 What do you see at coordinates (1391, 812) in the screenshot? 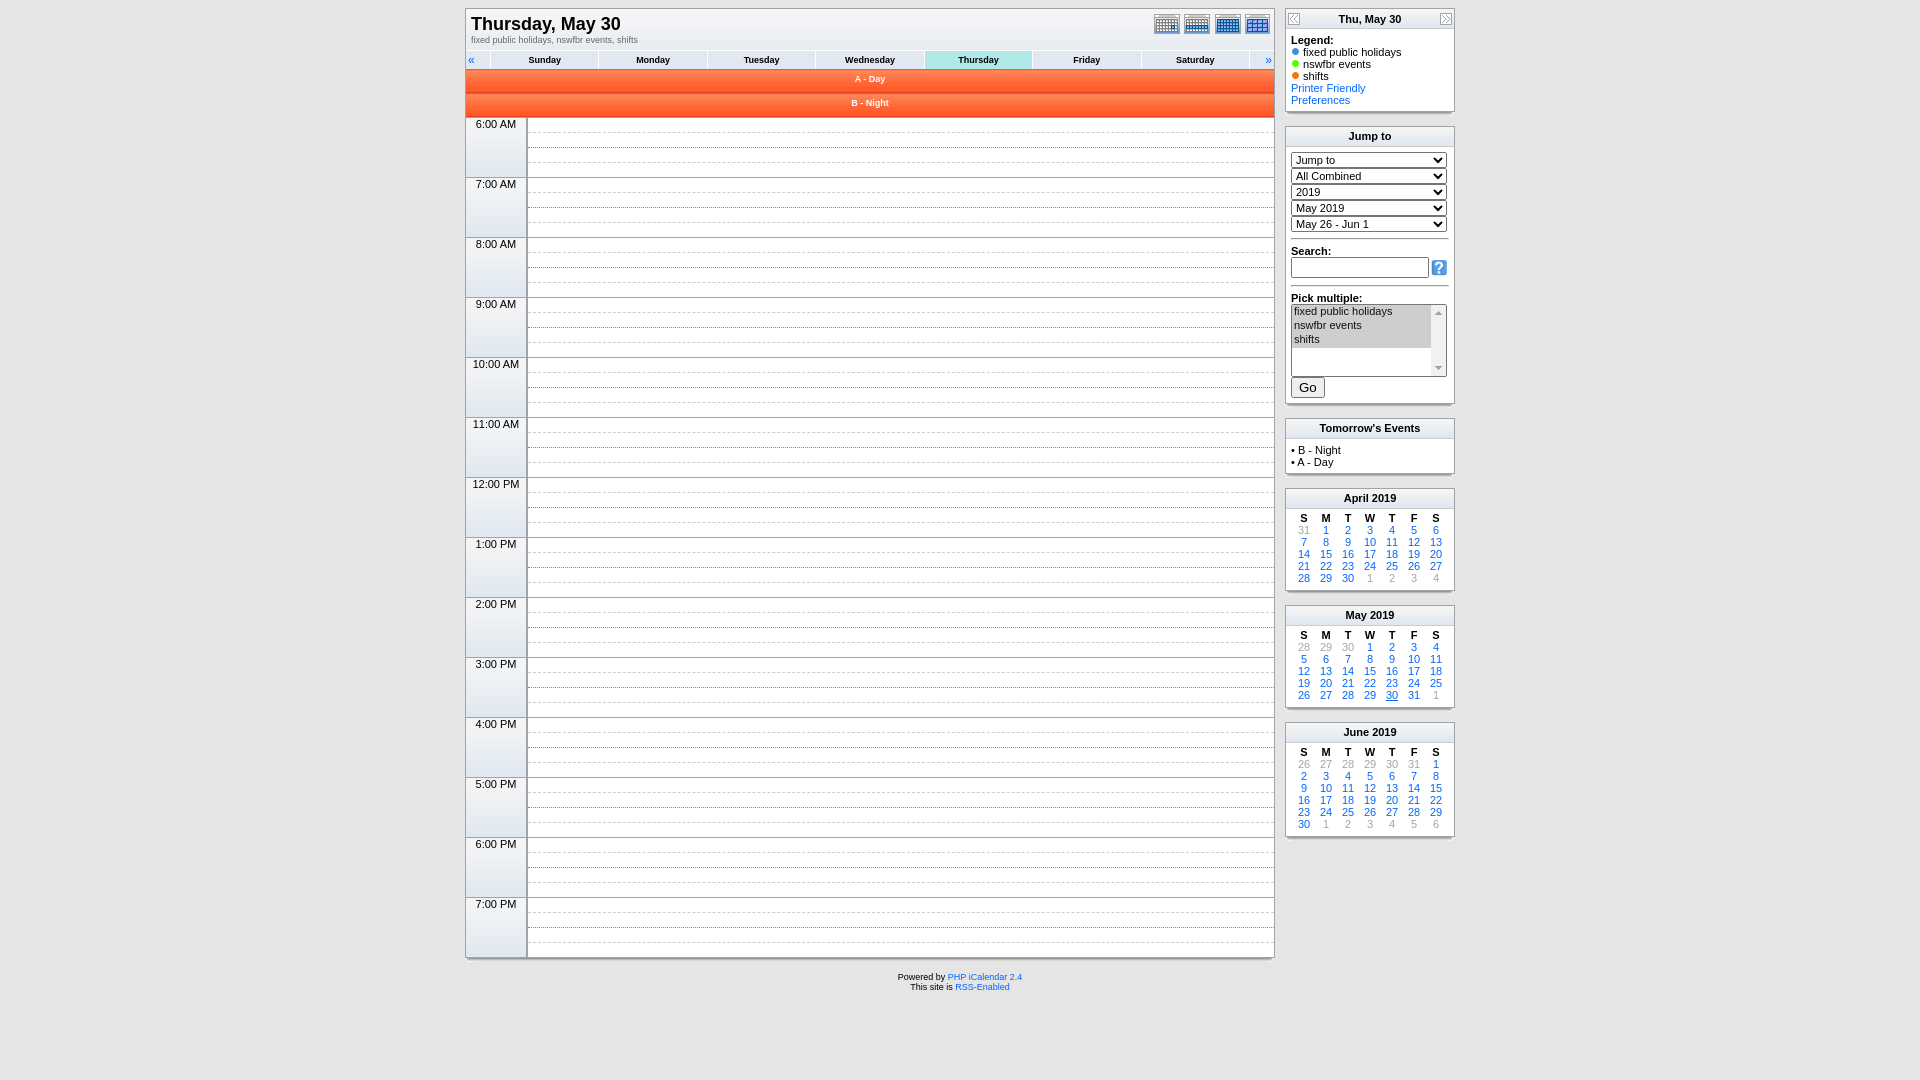
I see `'27'` at bounding box center [1391, 812].